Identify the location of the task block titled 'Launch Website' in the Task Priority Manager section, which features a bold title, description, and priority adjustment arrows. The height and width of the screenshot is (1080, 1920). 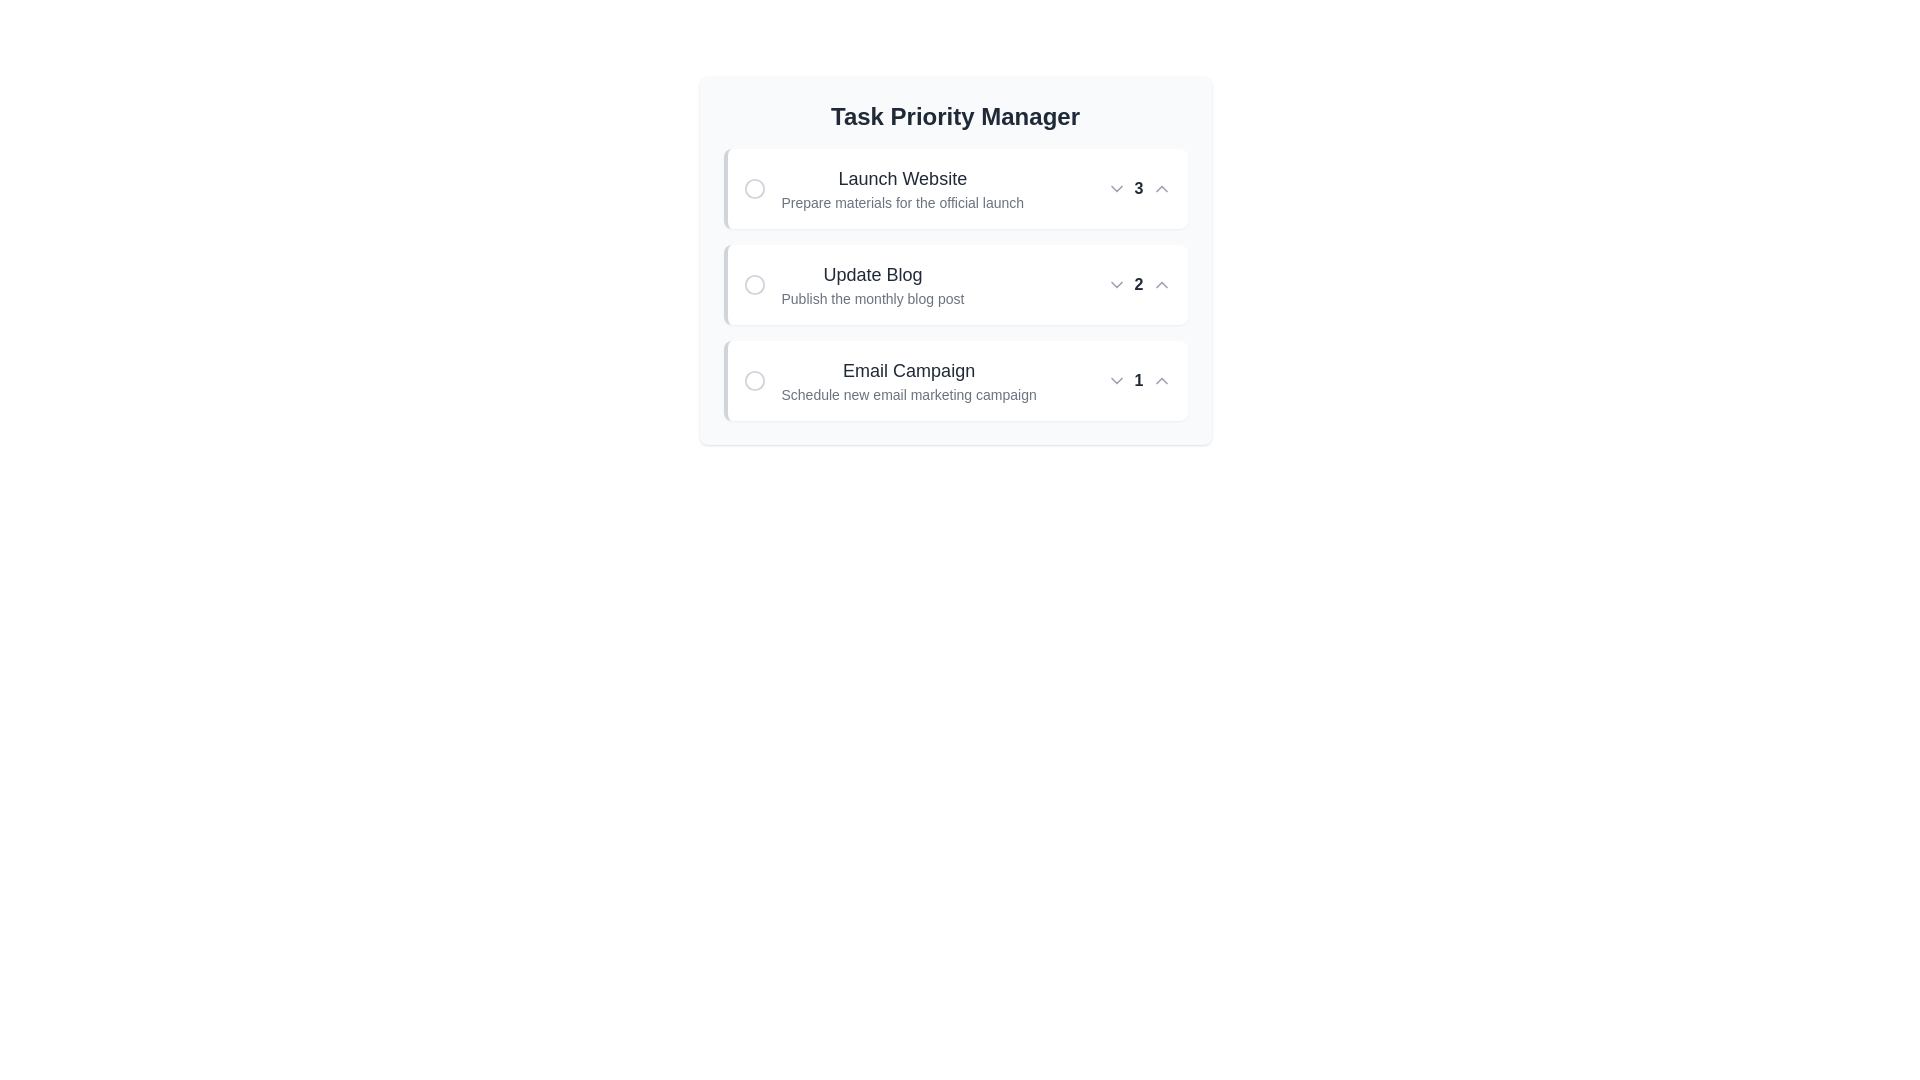
(954, 189).